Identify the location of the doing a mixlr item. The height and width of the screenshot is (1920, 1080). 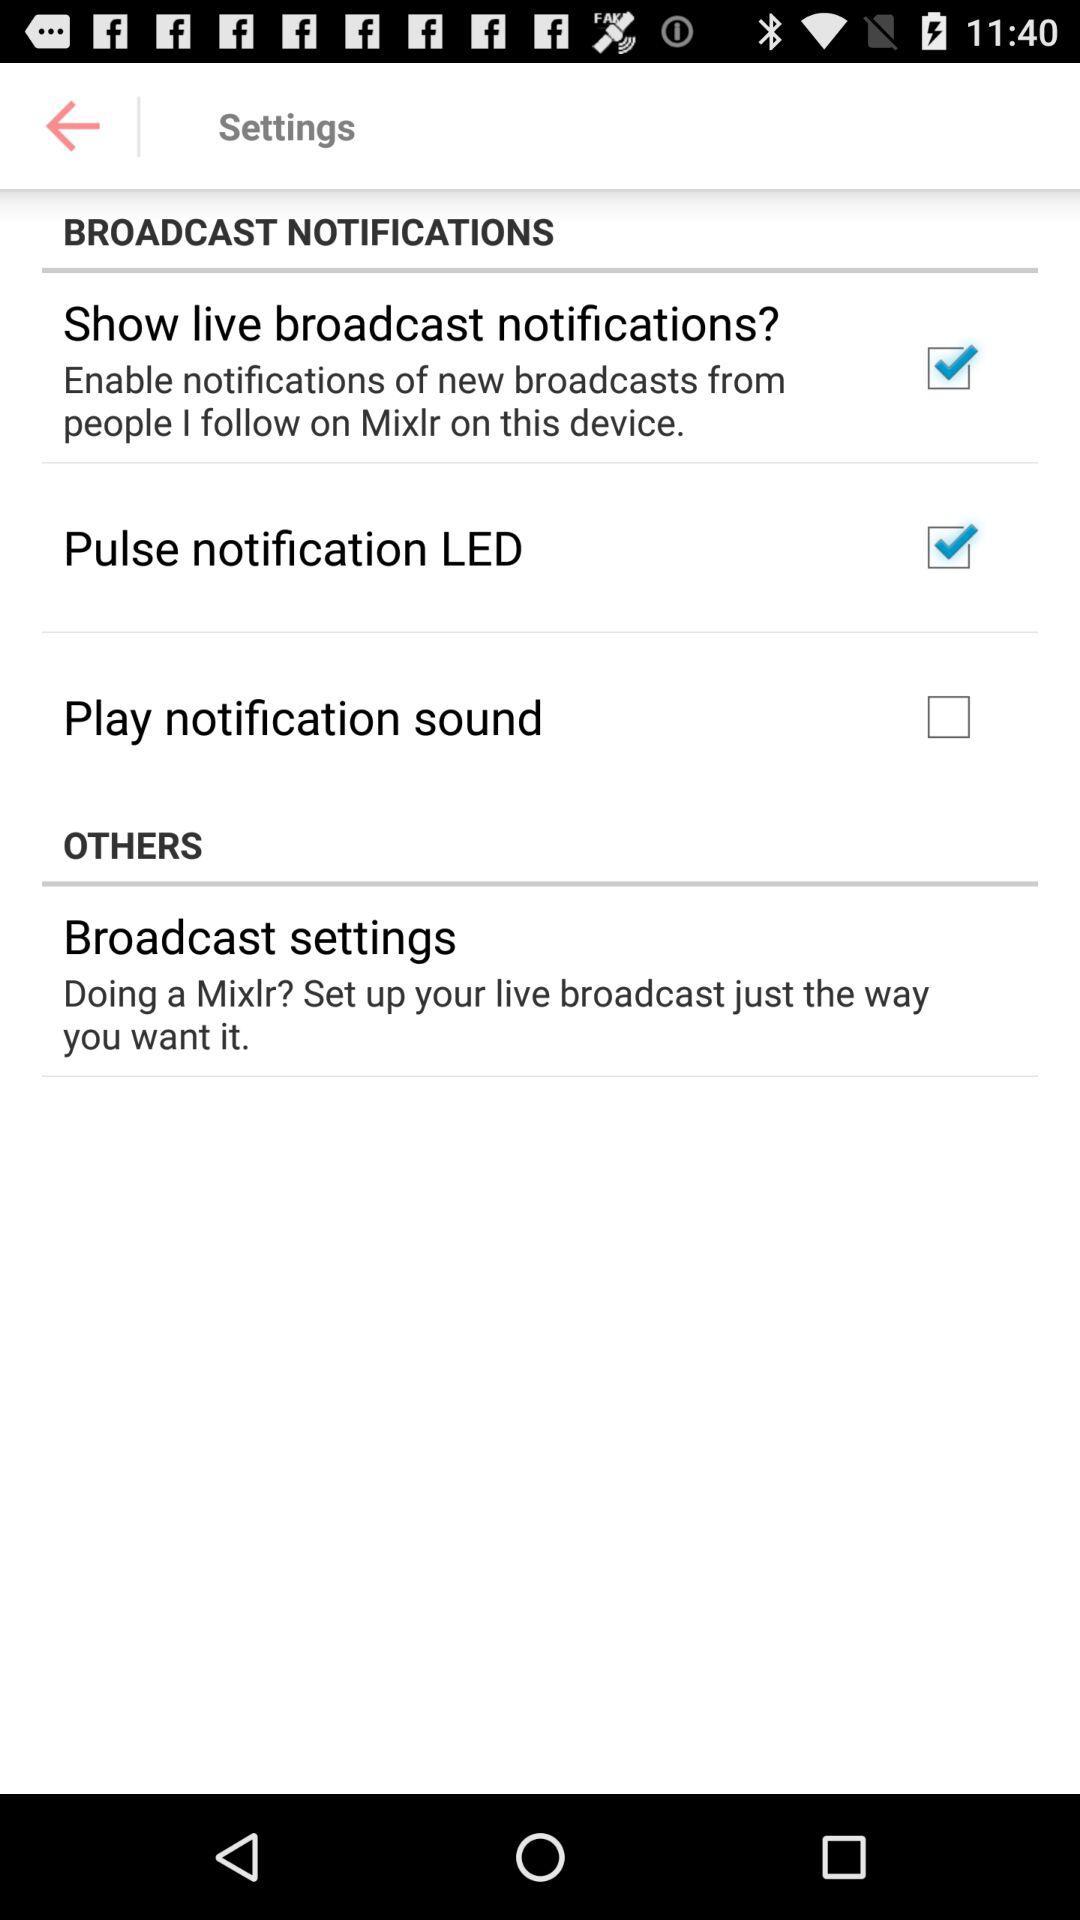
(525, 1013).